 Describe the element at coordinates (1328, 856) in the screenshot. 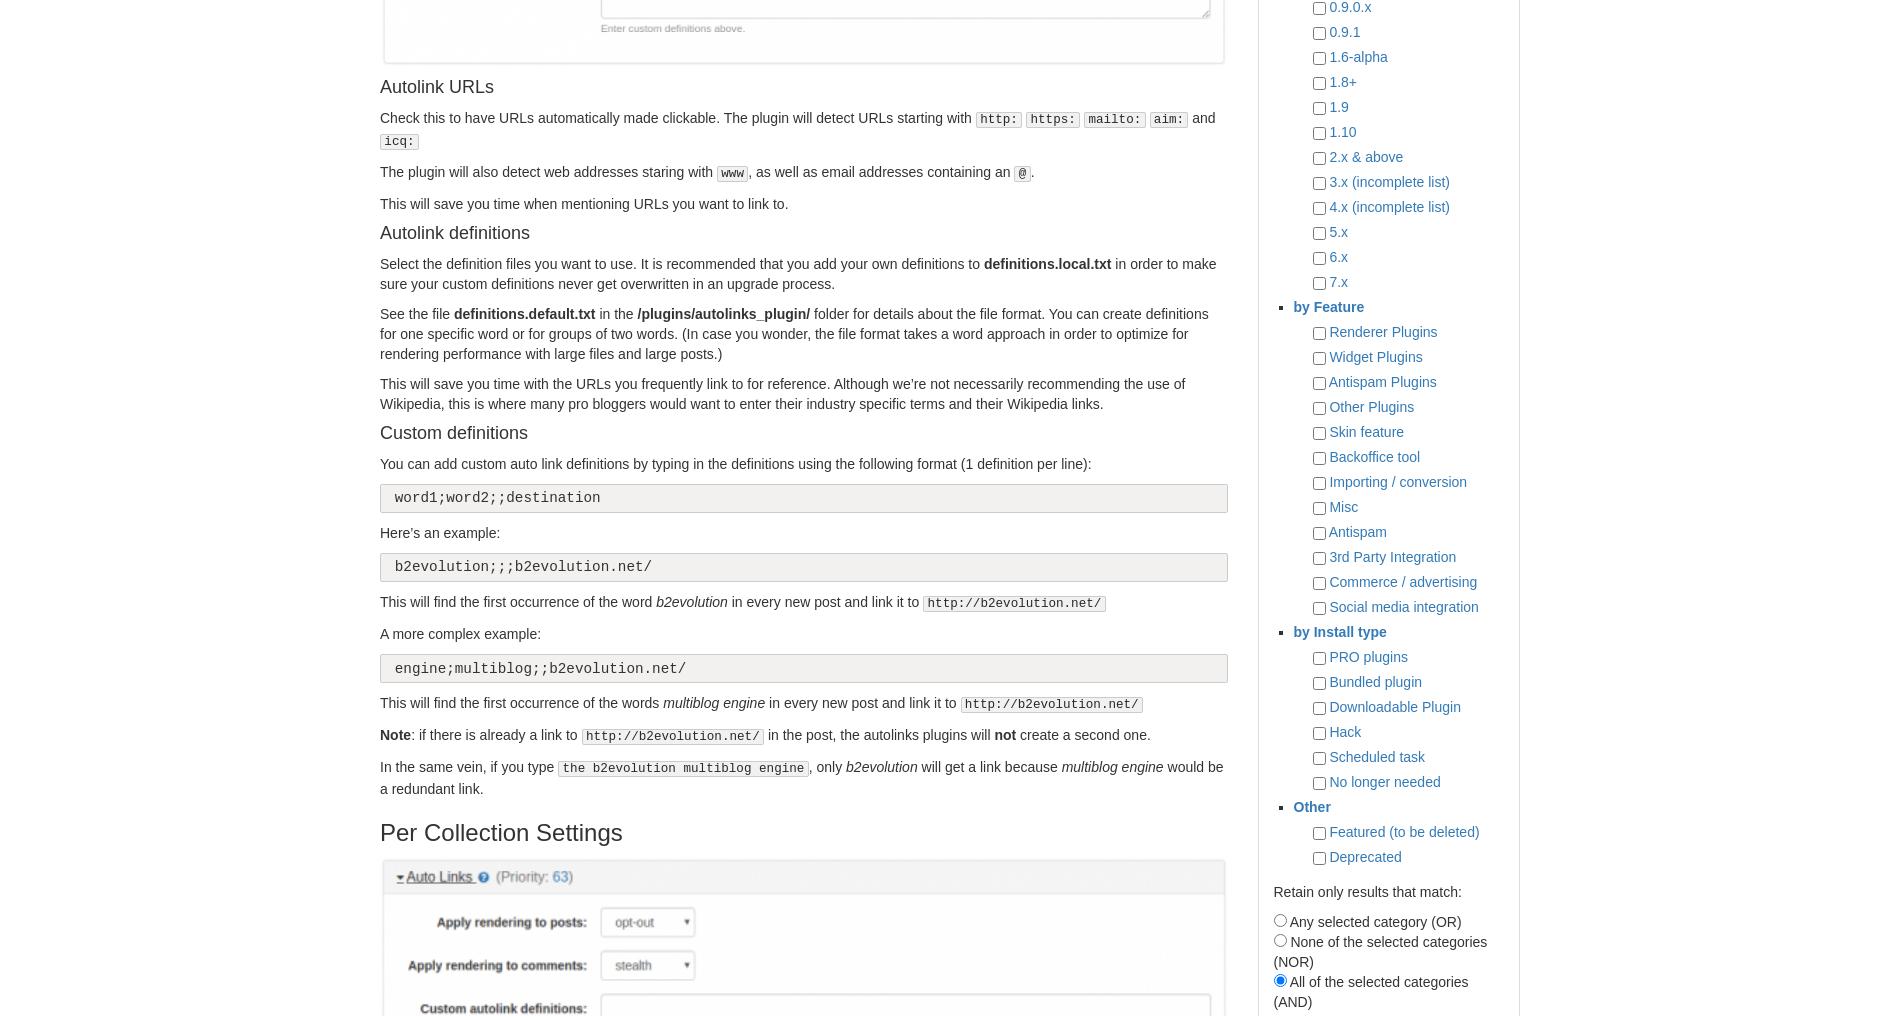

I see `'Deprecated'` at that location.